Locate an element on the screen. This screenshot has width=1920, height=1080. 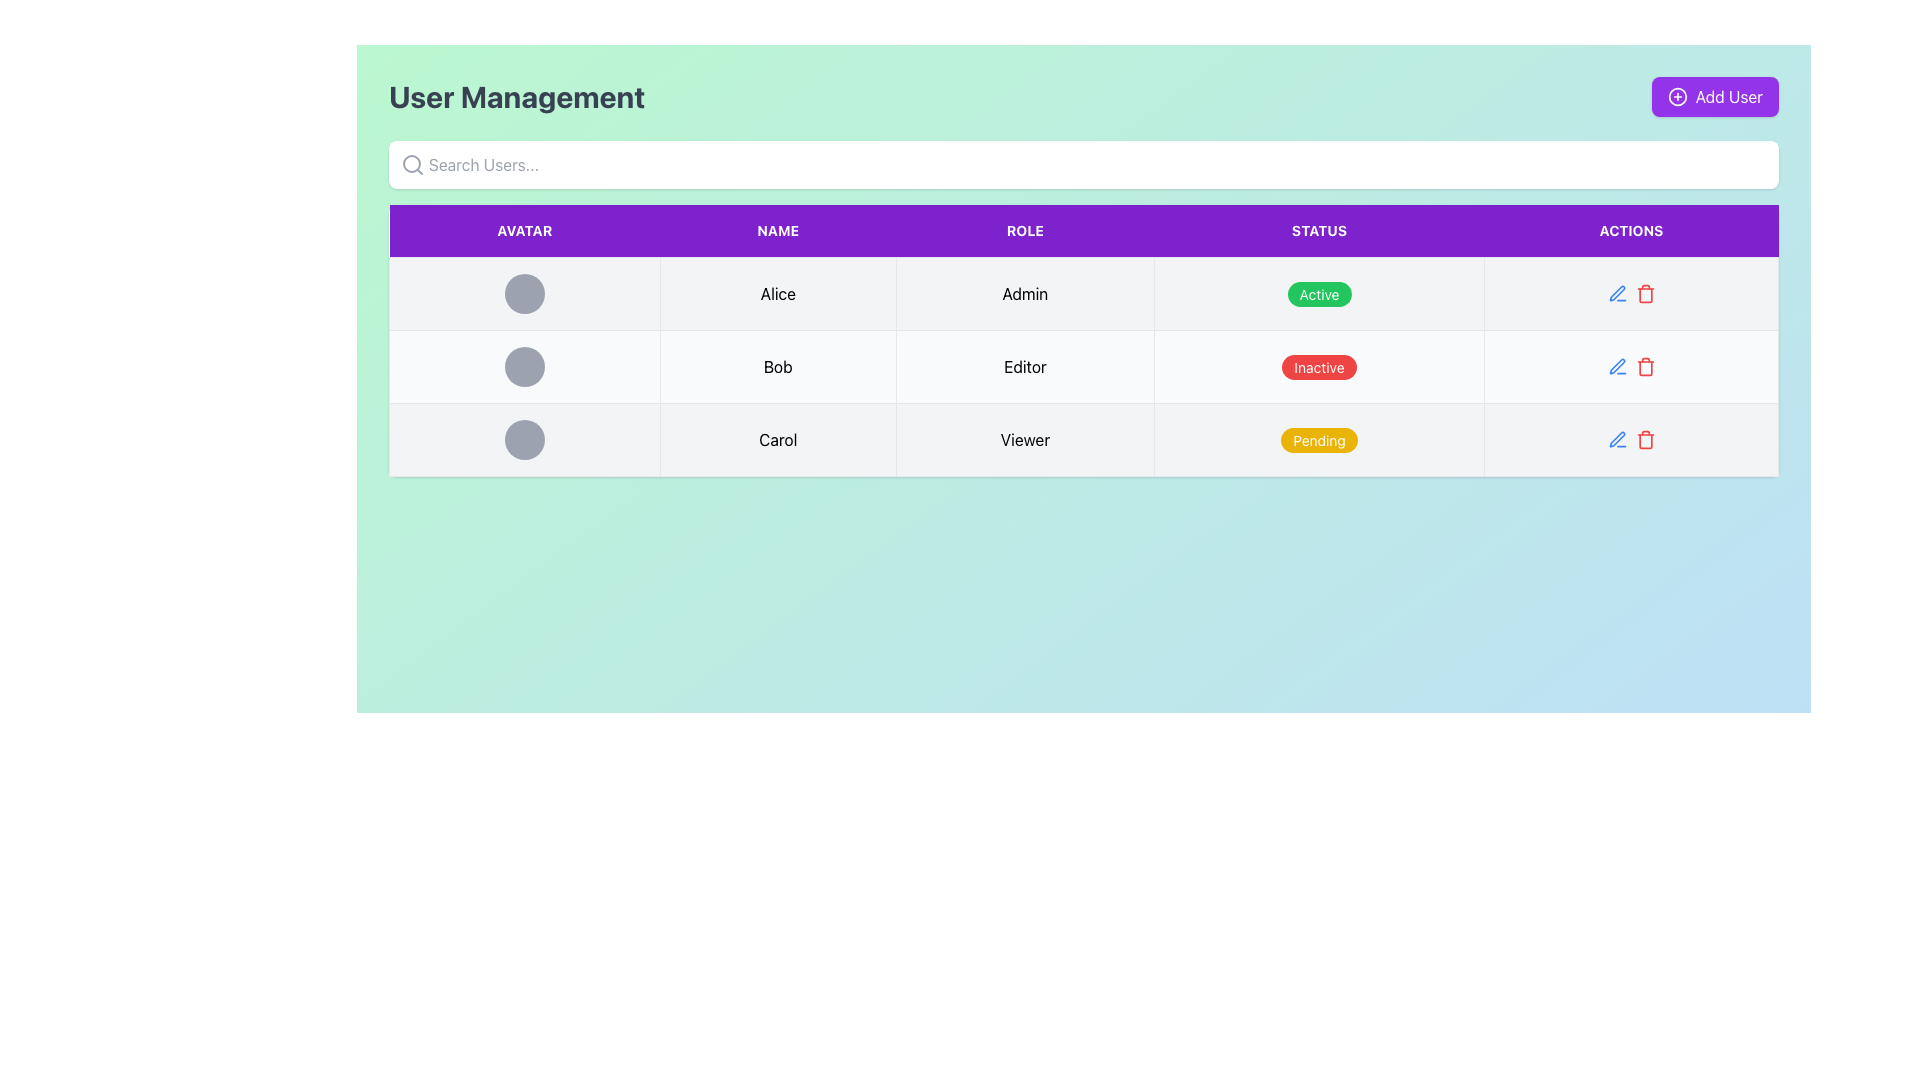
the first row of the user management table displaying information about user 'Alice' is located at coordinates (1083, 293).